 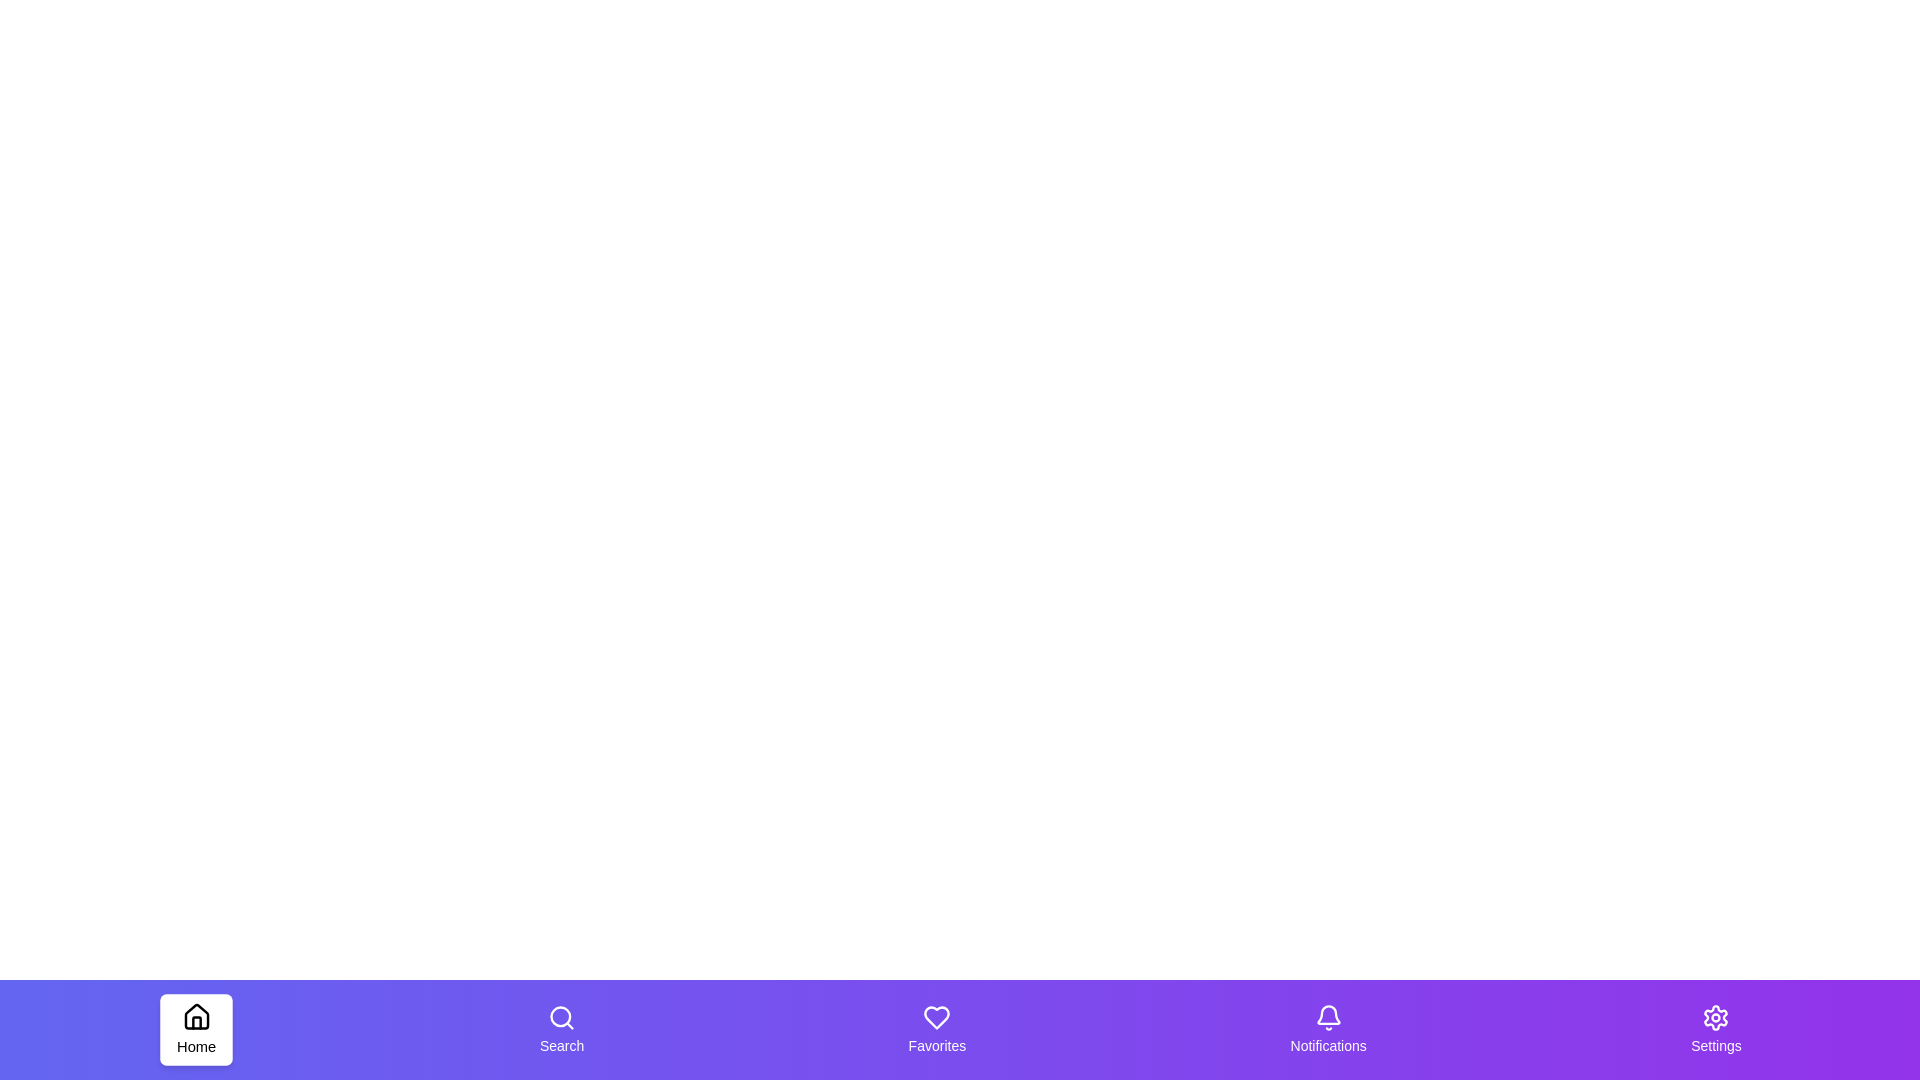 What do you see at coordinates (1328, 1029) in the screenshot?
I see `the tab labeled Notifications to trigger its hover effect` at bounding box center [1328, 1029].